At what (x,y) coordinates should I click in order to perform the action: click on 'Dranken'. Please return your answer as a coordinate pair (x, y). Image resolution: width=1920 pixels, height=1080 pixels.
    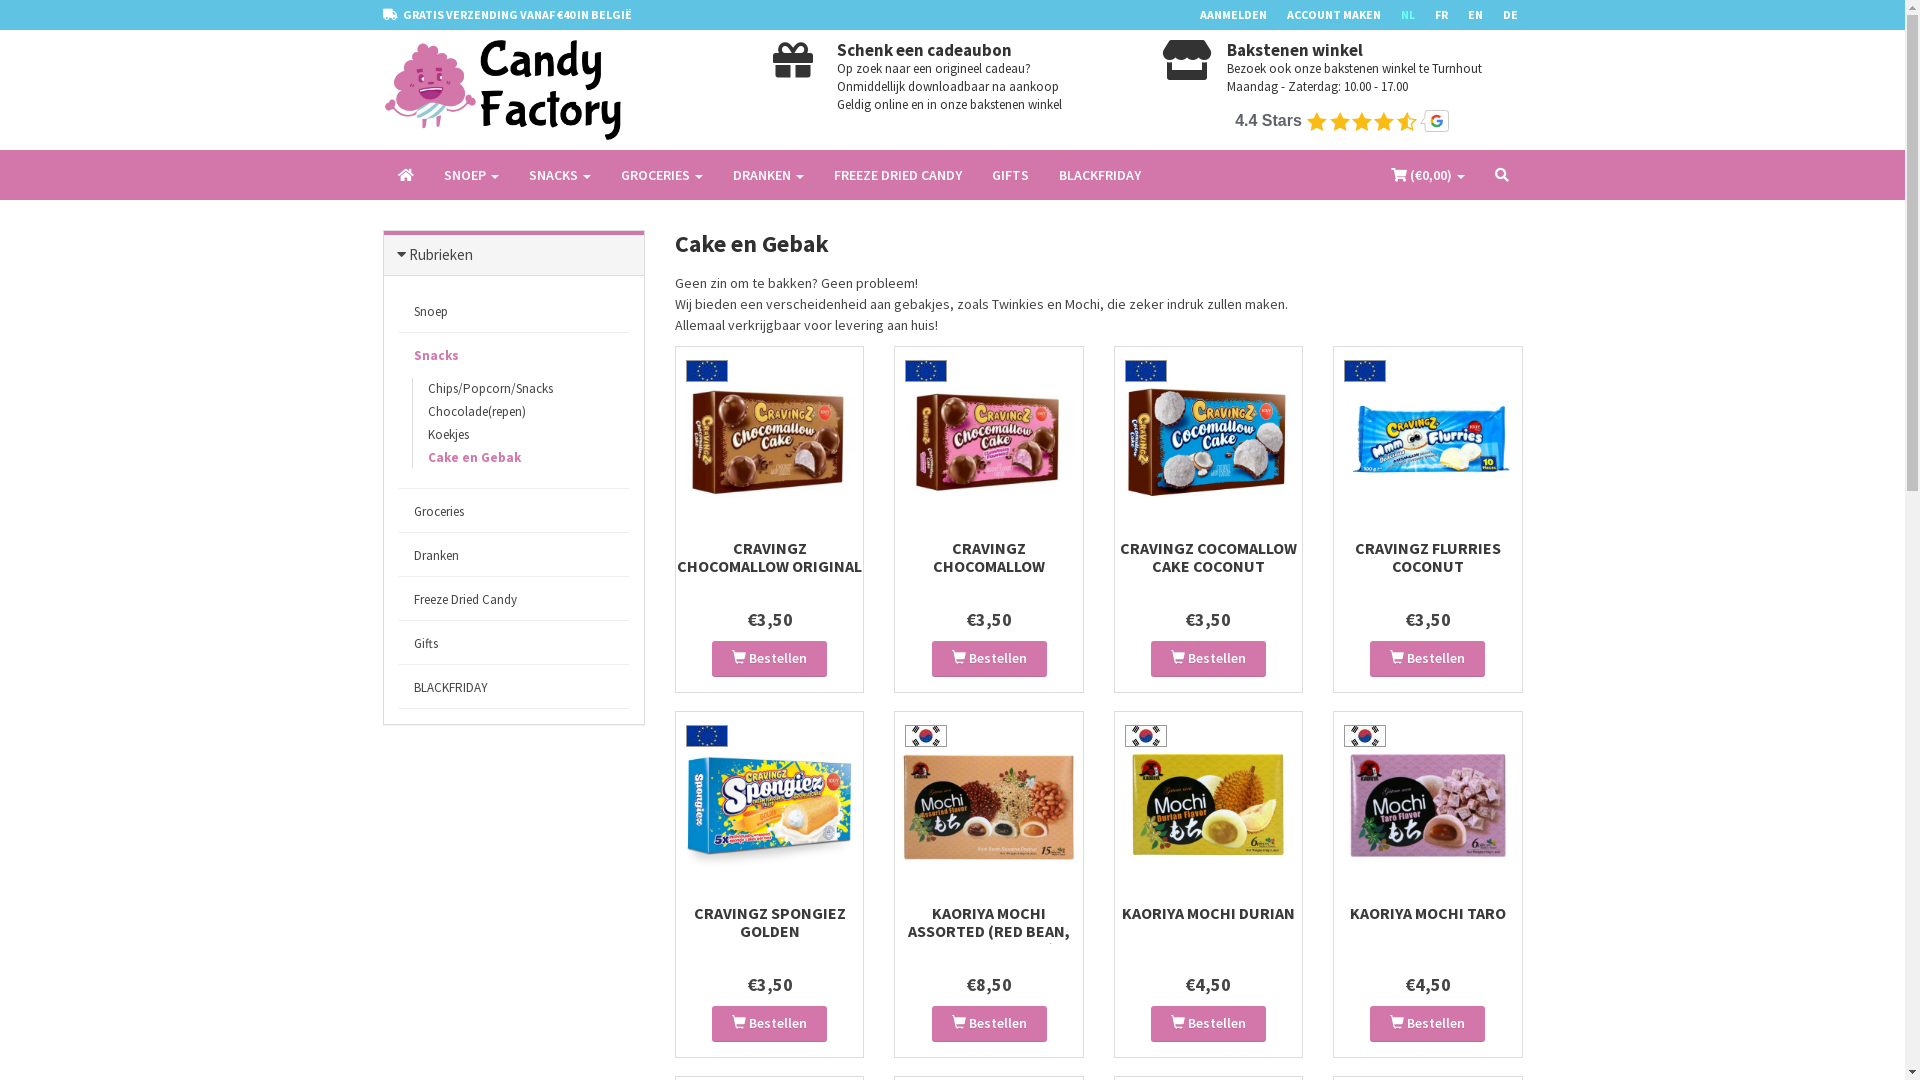
    Looking at the image, I should click on (513, 555).